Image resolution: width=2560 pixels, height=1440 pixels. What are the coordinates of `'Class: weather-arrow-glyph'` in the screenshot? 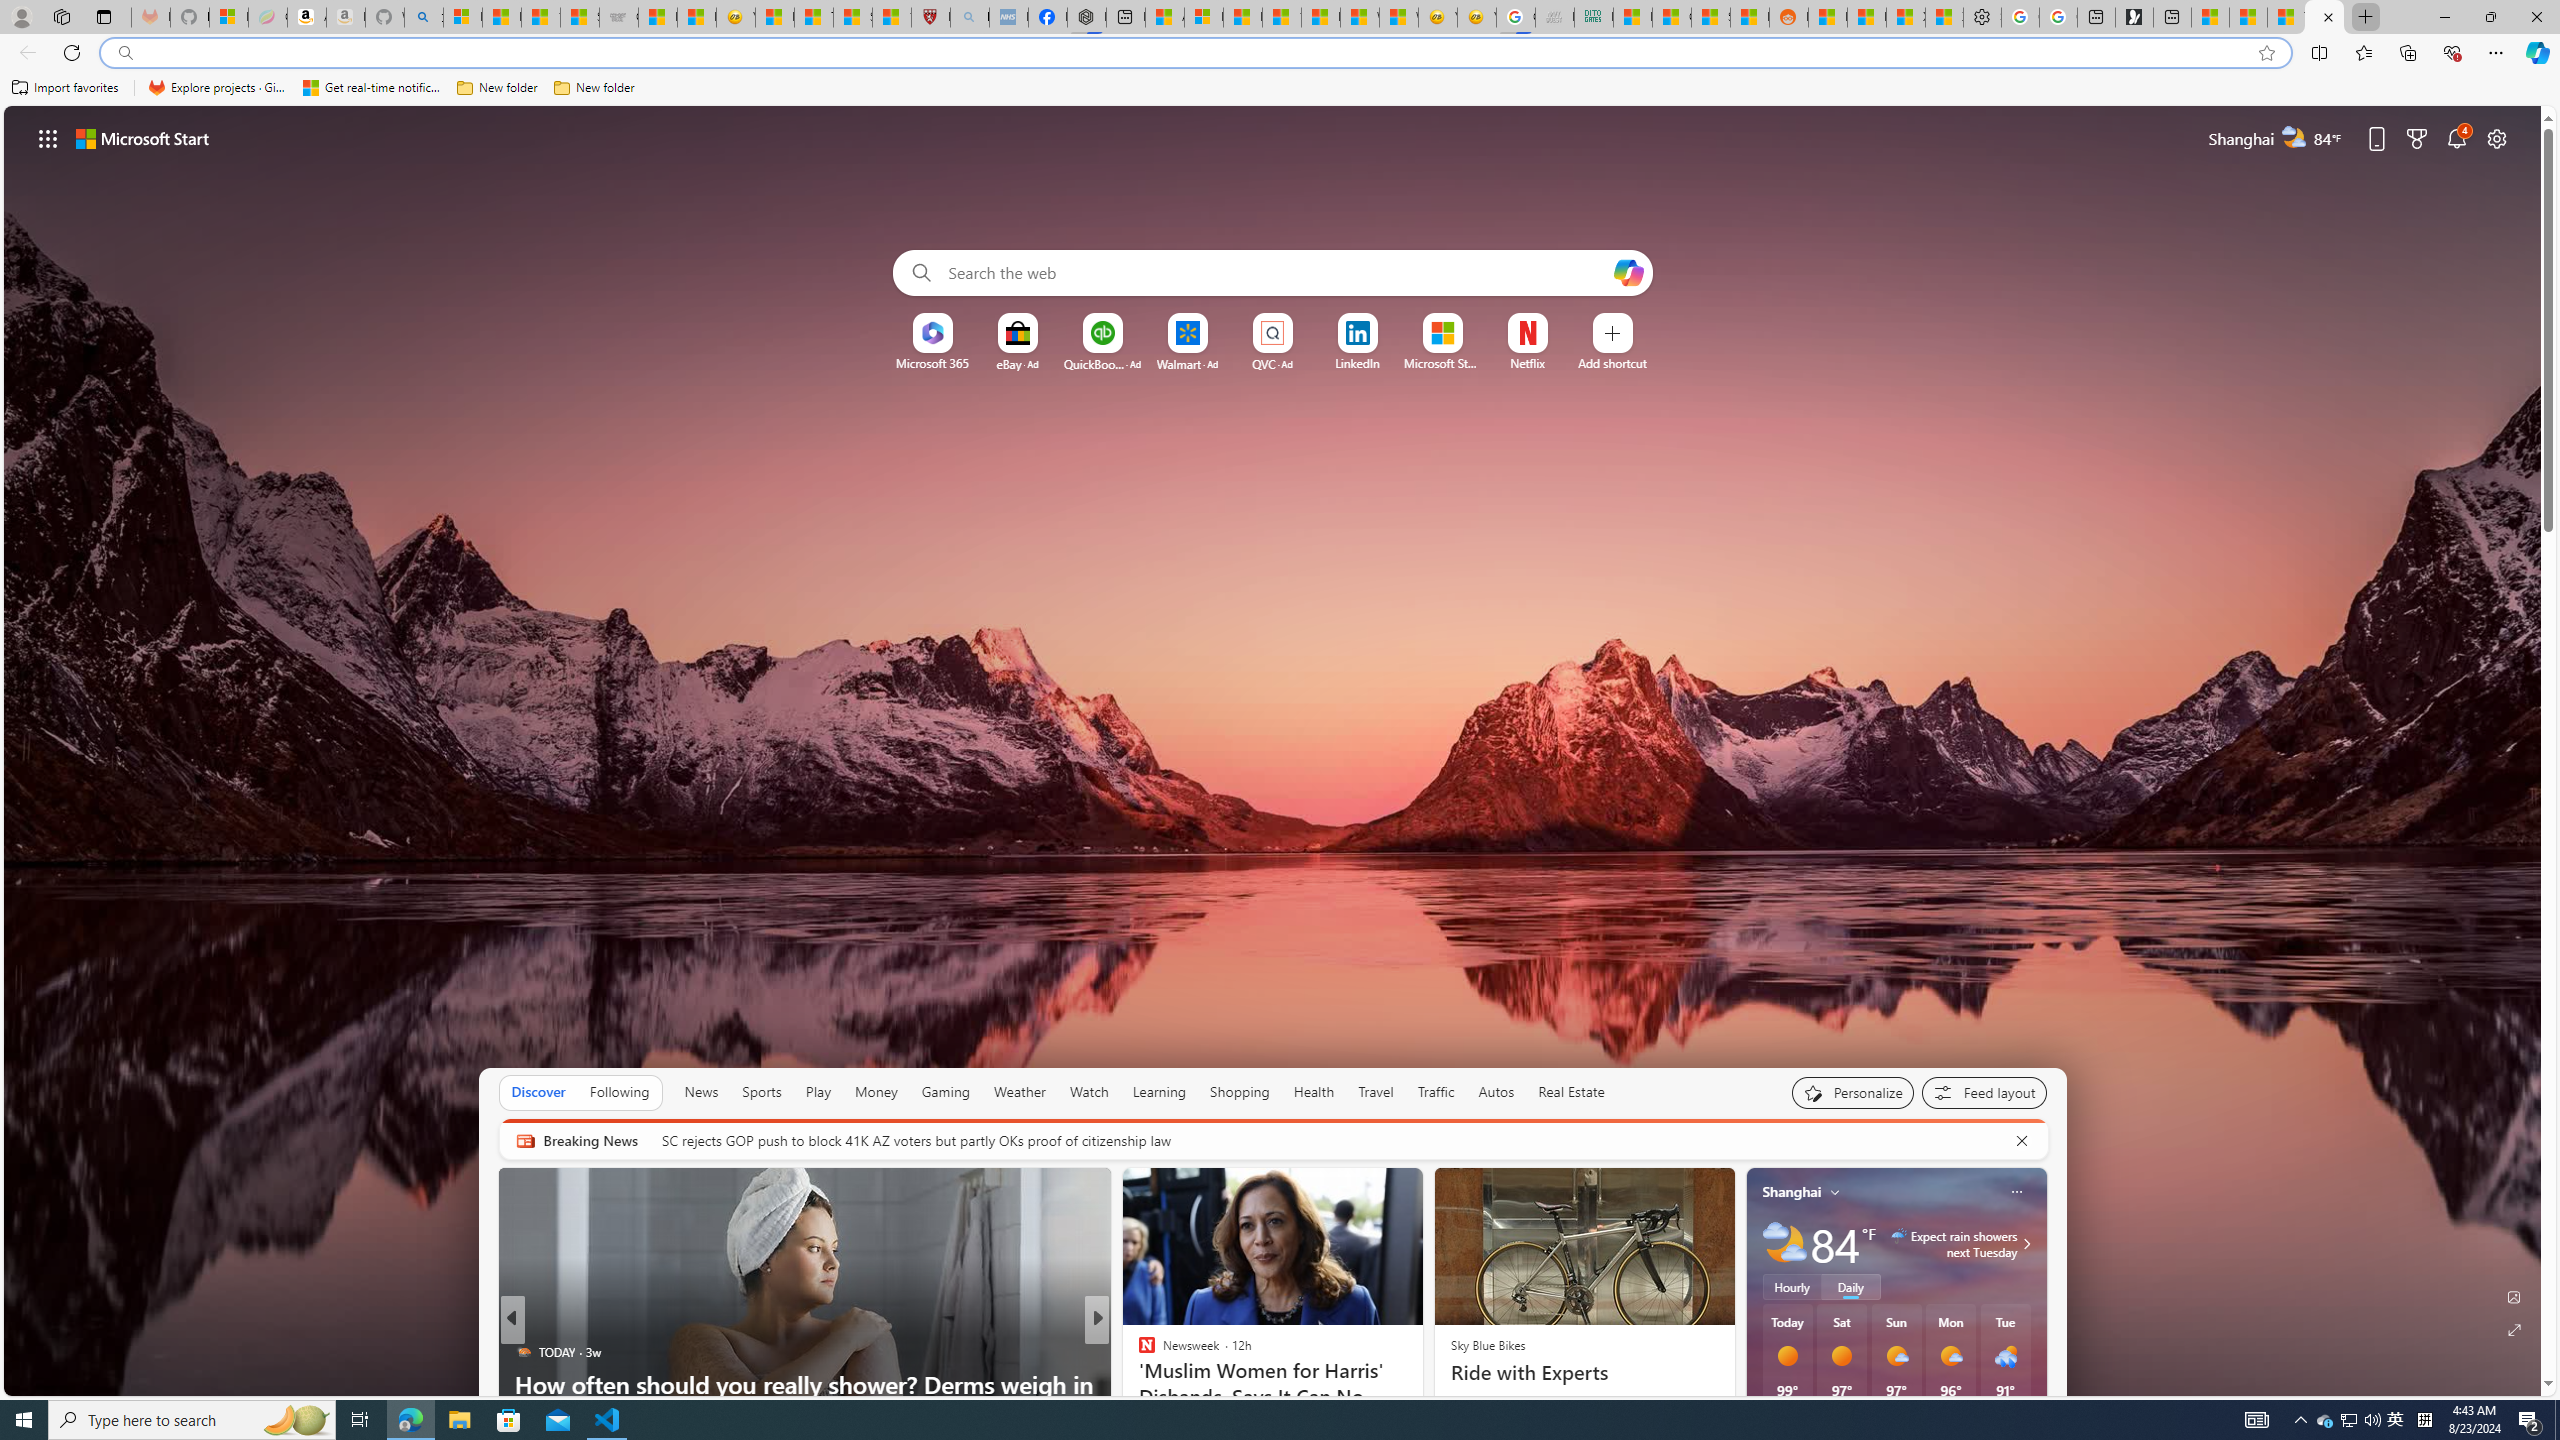 It's located at (2025, 1244).